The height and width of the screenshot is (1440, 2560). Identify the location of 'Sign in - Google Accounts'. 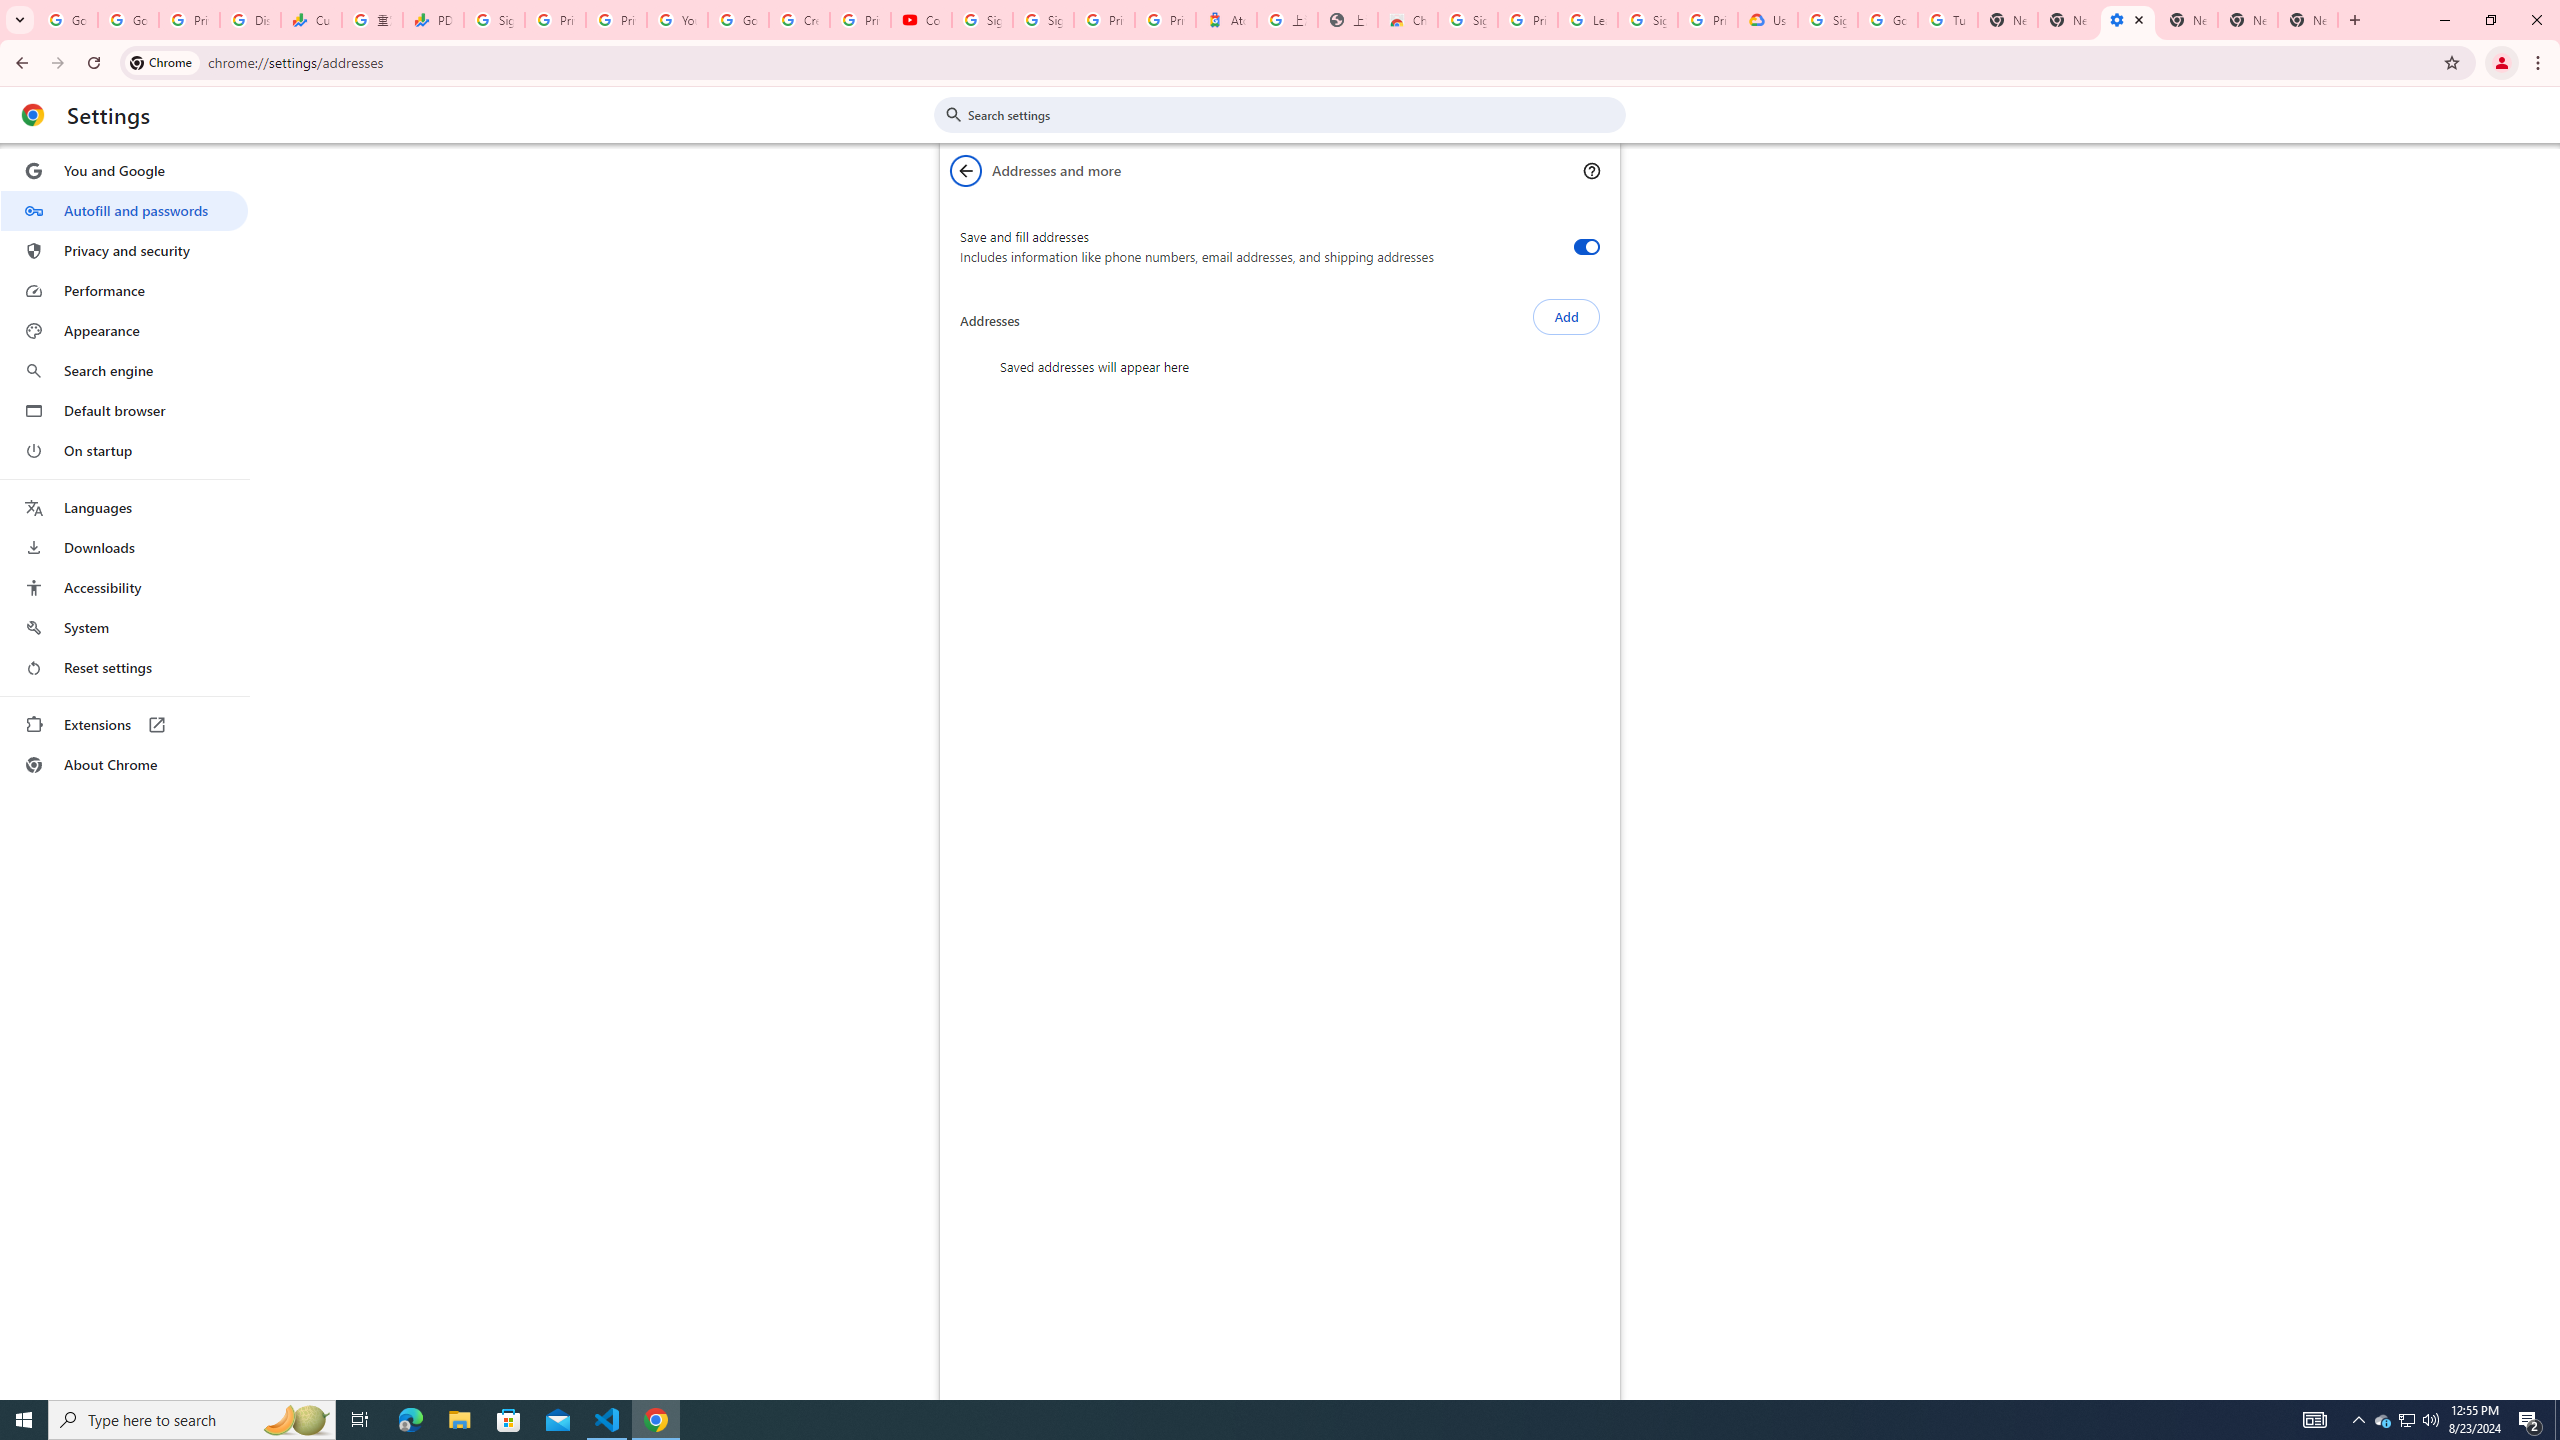
(981, 19).